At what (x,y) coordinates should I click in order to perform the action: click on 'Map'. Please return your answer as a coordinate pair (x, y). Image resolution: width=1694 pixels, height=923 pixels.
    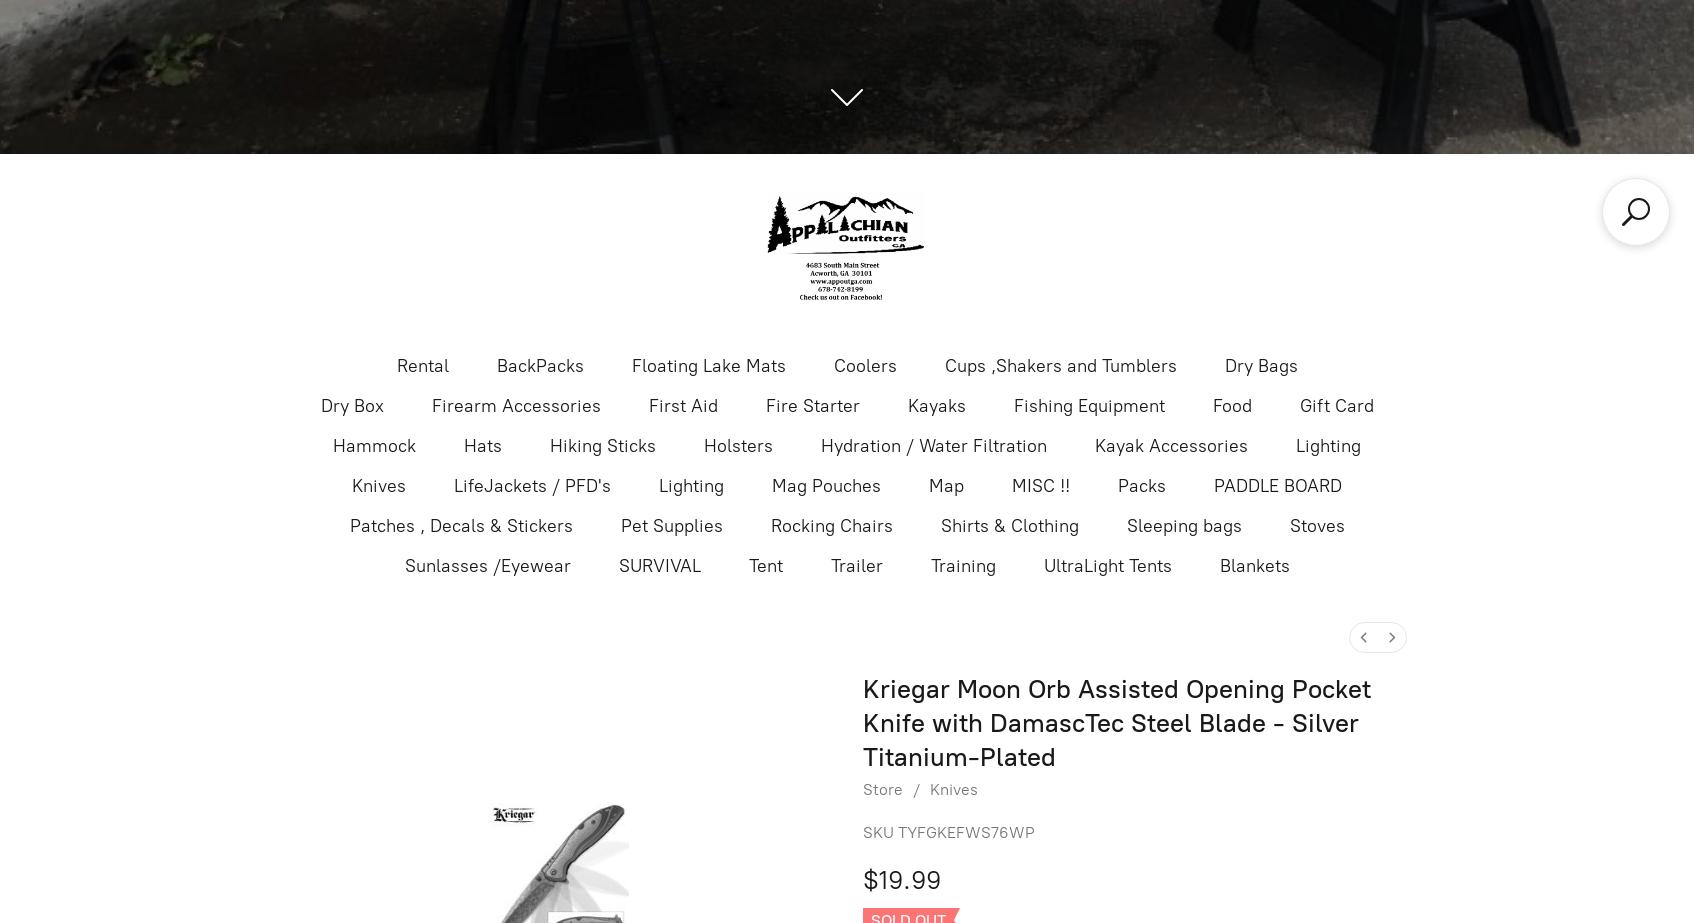
    Looking at the image, I should click on (946, 484).